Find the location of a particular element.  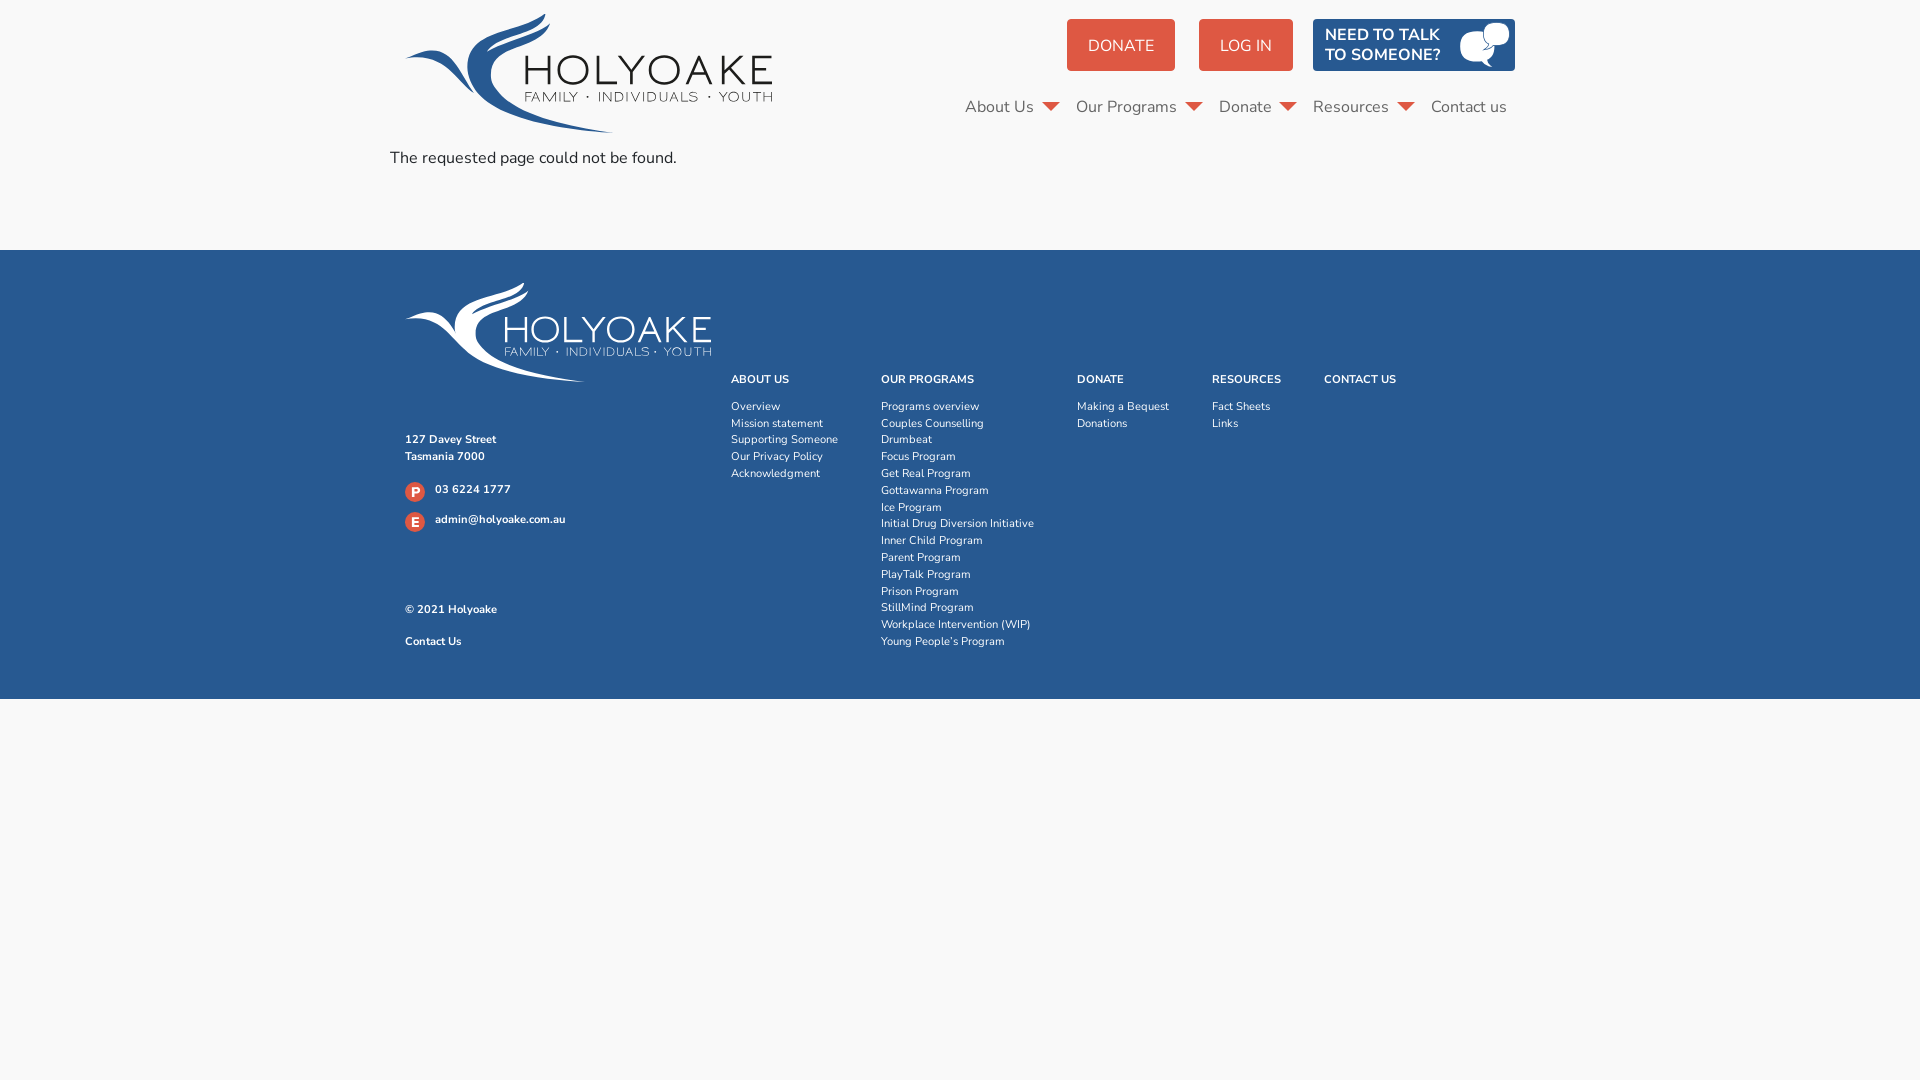

'Inner Child Program' is located at coordinates (956, 541).